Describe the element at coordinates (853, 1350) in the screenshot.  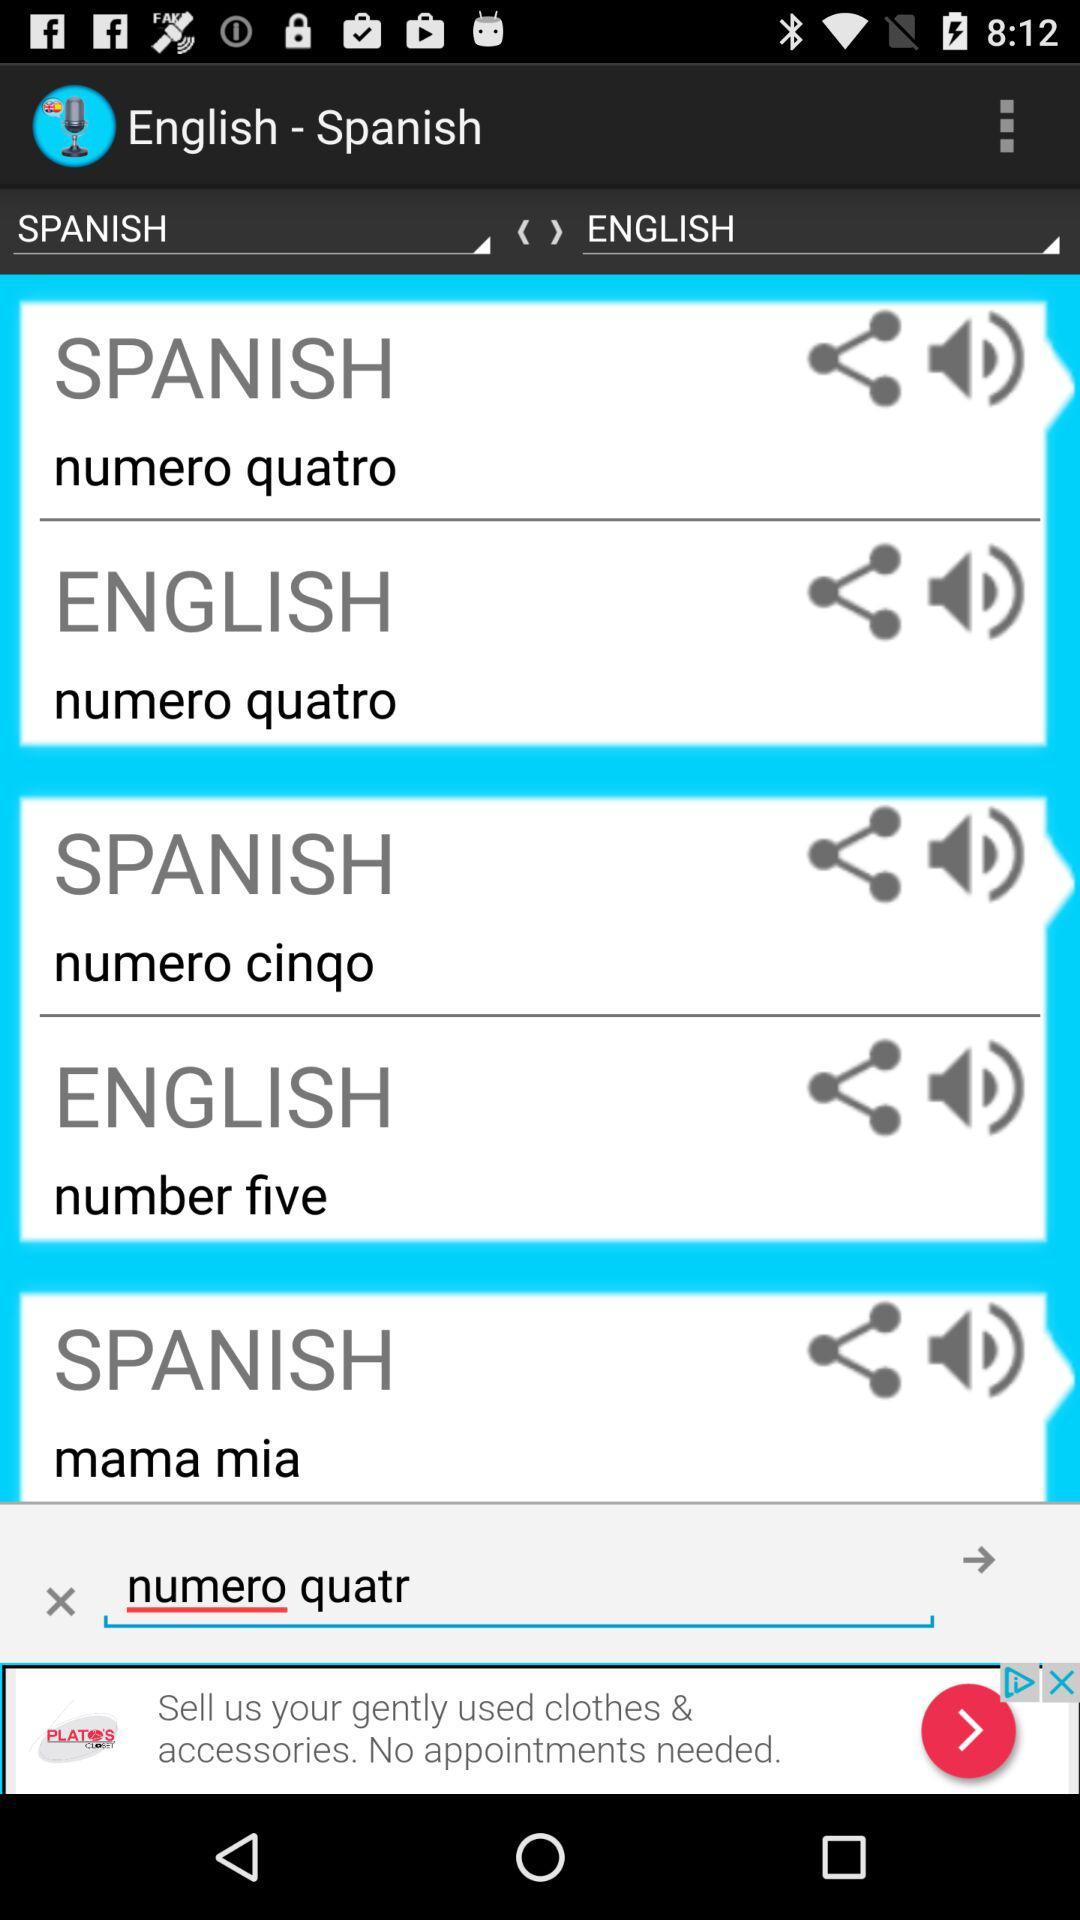
I see `share button` at that location.